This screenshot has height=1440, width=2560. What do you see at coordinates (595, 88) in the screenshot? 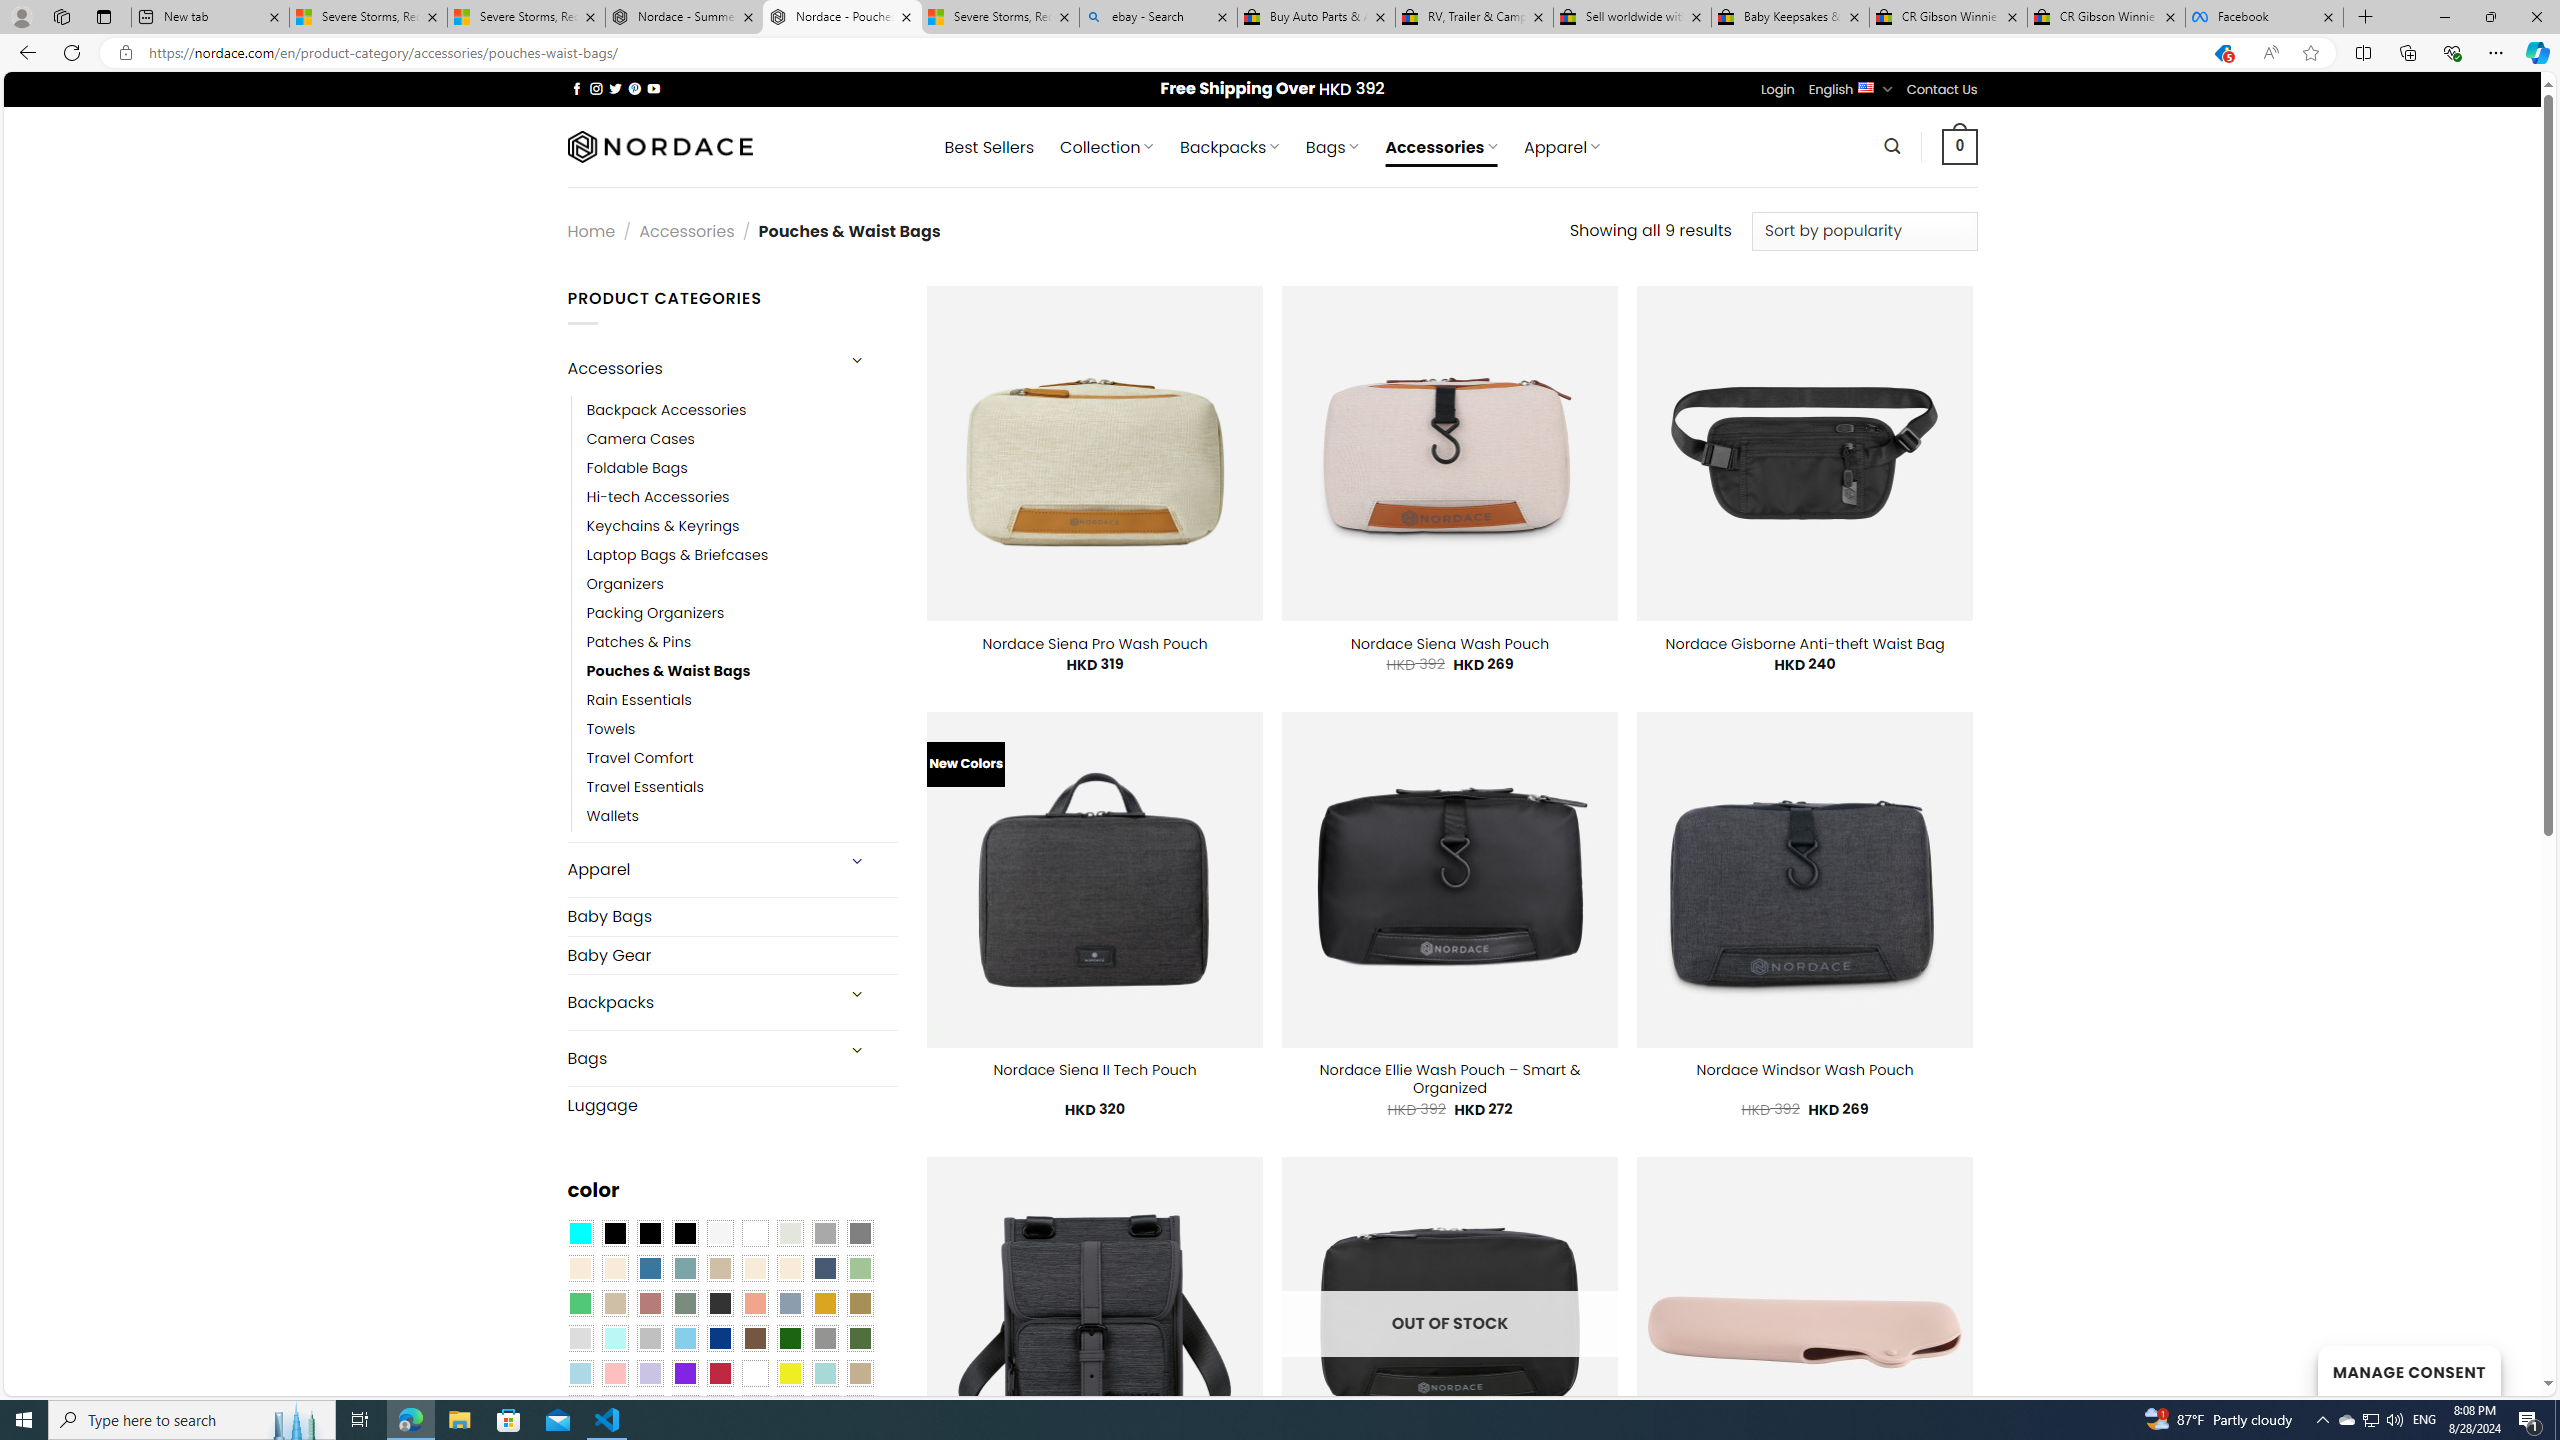
I see `'Follow on Instagram'` at bounding box center [595, 88].